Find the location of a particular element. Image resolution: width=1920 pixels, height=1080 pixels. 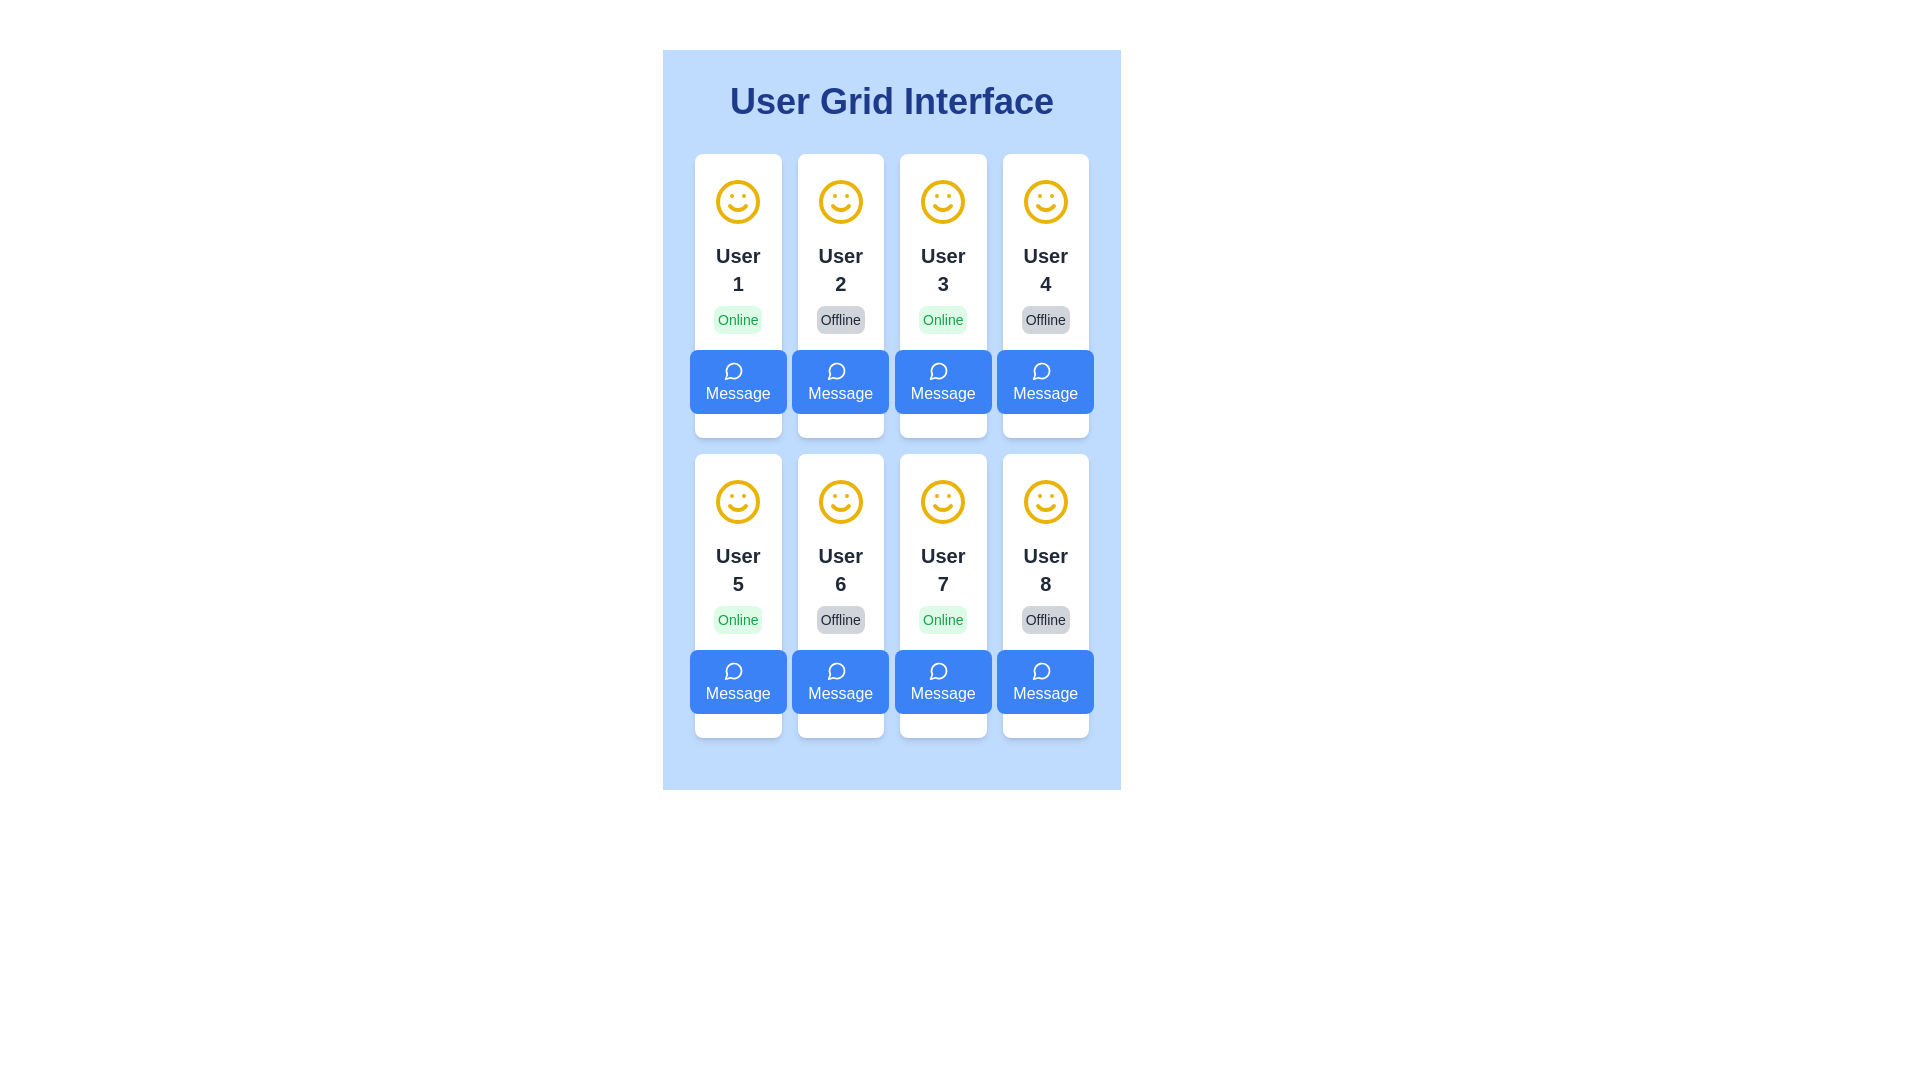

the User Card displaying the user's name and status, located in the second row, first column of the grid layout is located at coordinates (737, 595).